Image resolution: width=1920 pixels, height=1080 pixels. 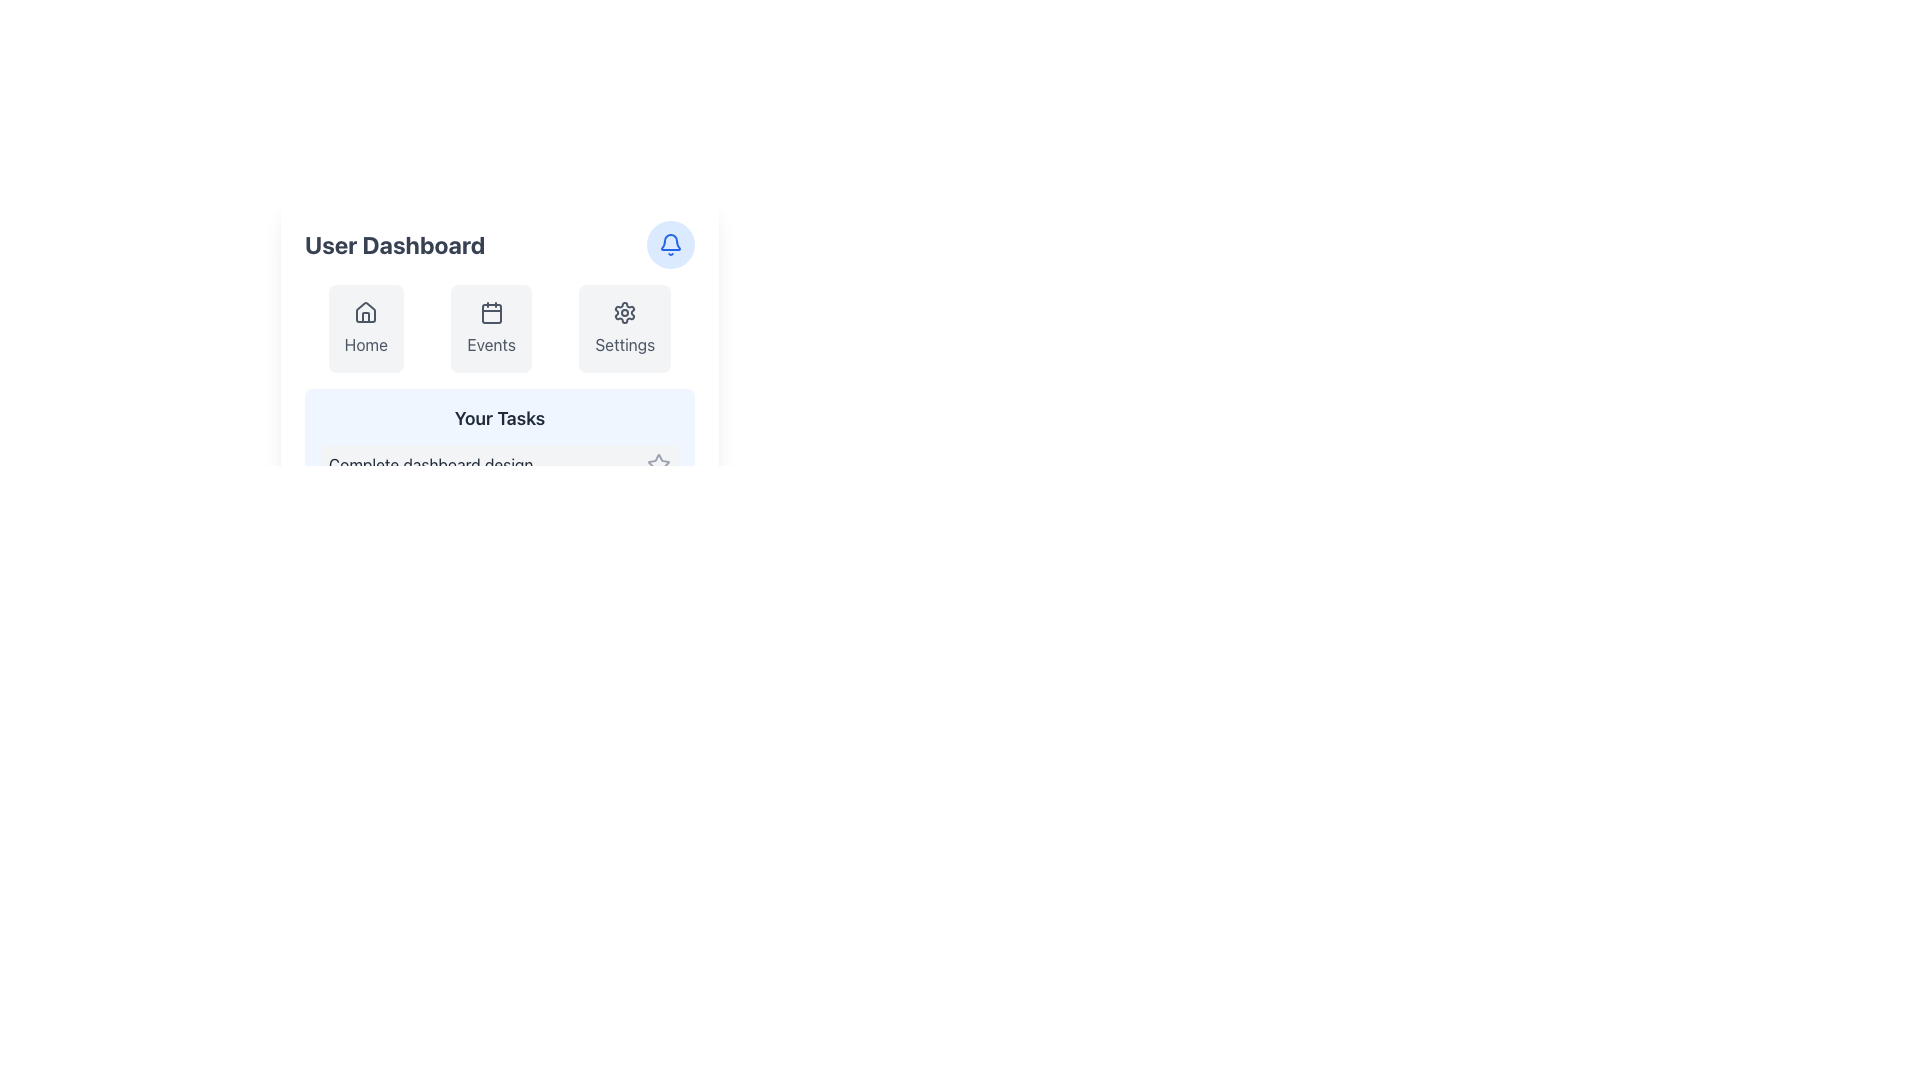 What do you see at coordinates (671, 244) in the screenshot?
I see `the circular light blue button with a bell icon located at the top-right of the User Dashboard` at bounding box center [671, 244].